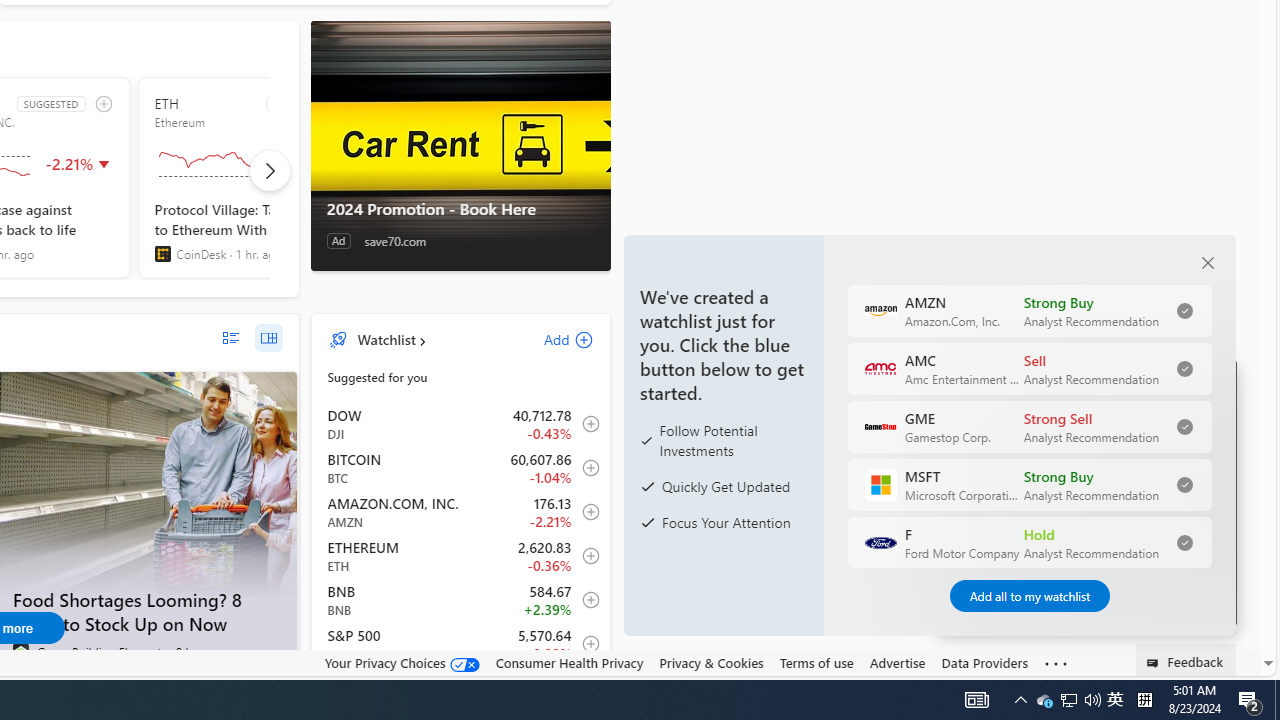 The image size is (1280, 720). Describe the element at coordinates (386, 338) in the screenshot. I see `'Watchlist'` at that location.